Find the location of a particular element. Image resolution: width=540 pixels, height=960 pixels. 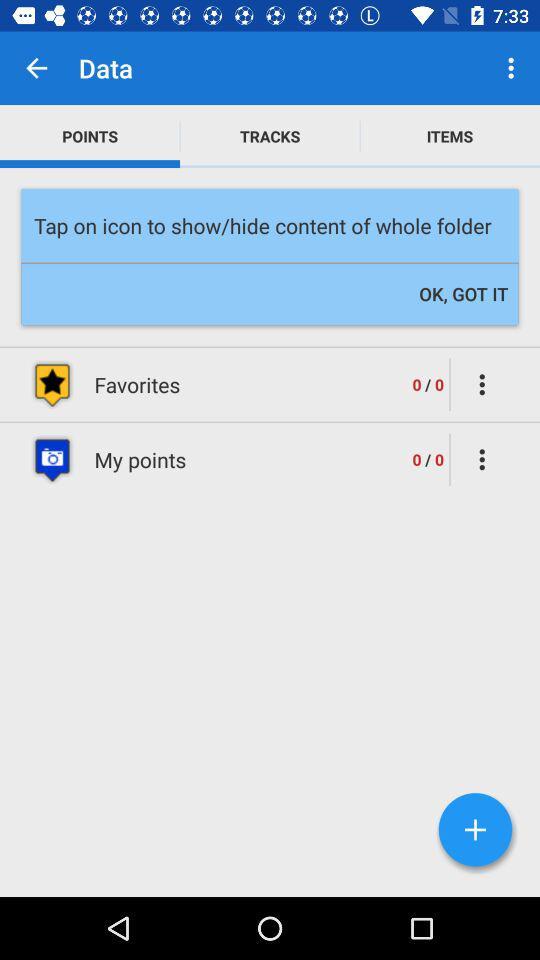

icon to the left of the data is located at coordinates (36, 68).